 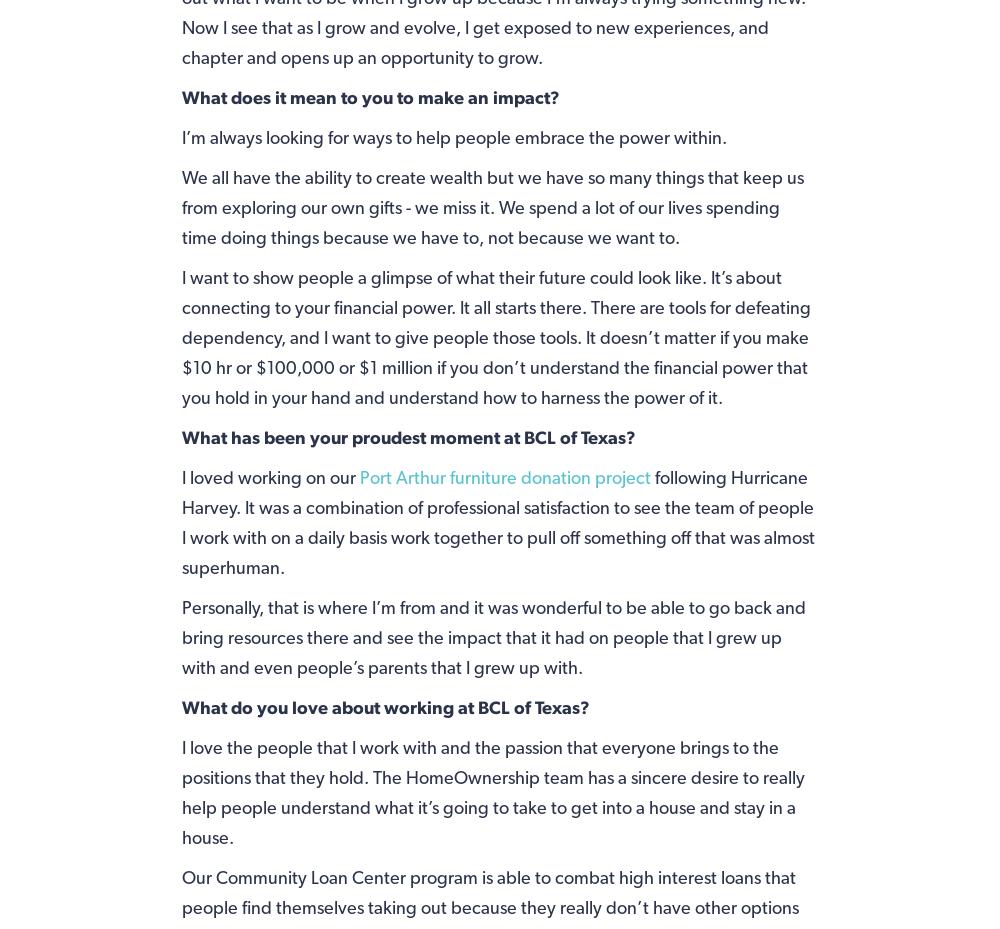 I want to click on 'We all have the ability to create wealth but we have so many things that keep us from exploring our own gifts - we miss it. We spend a lot of our lives spending time doing things because we have to, not because we want to.', so click(x=181, y=205).